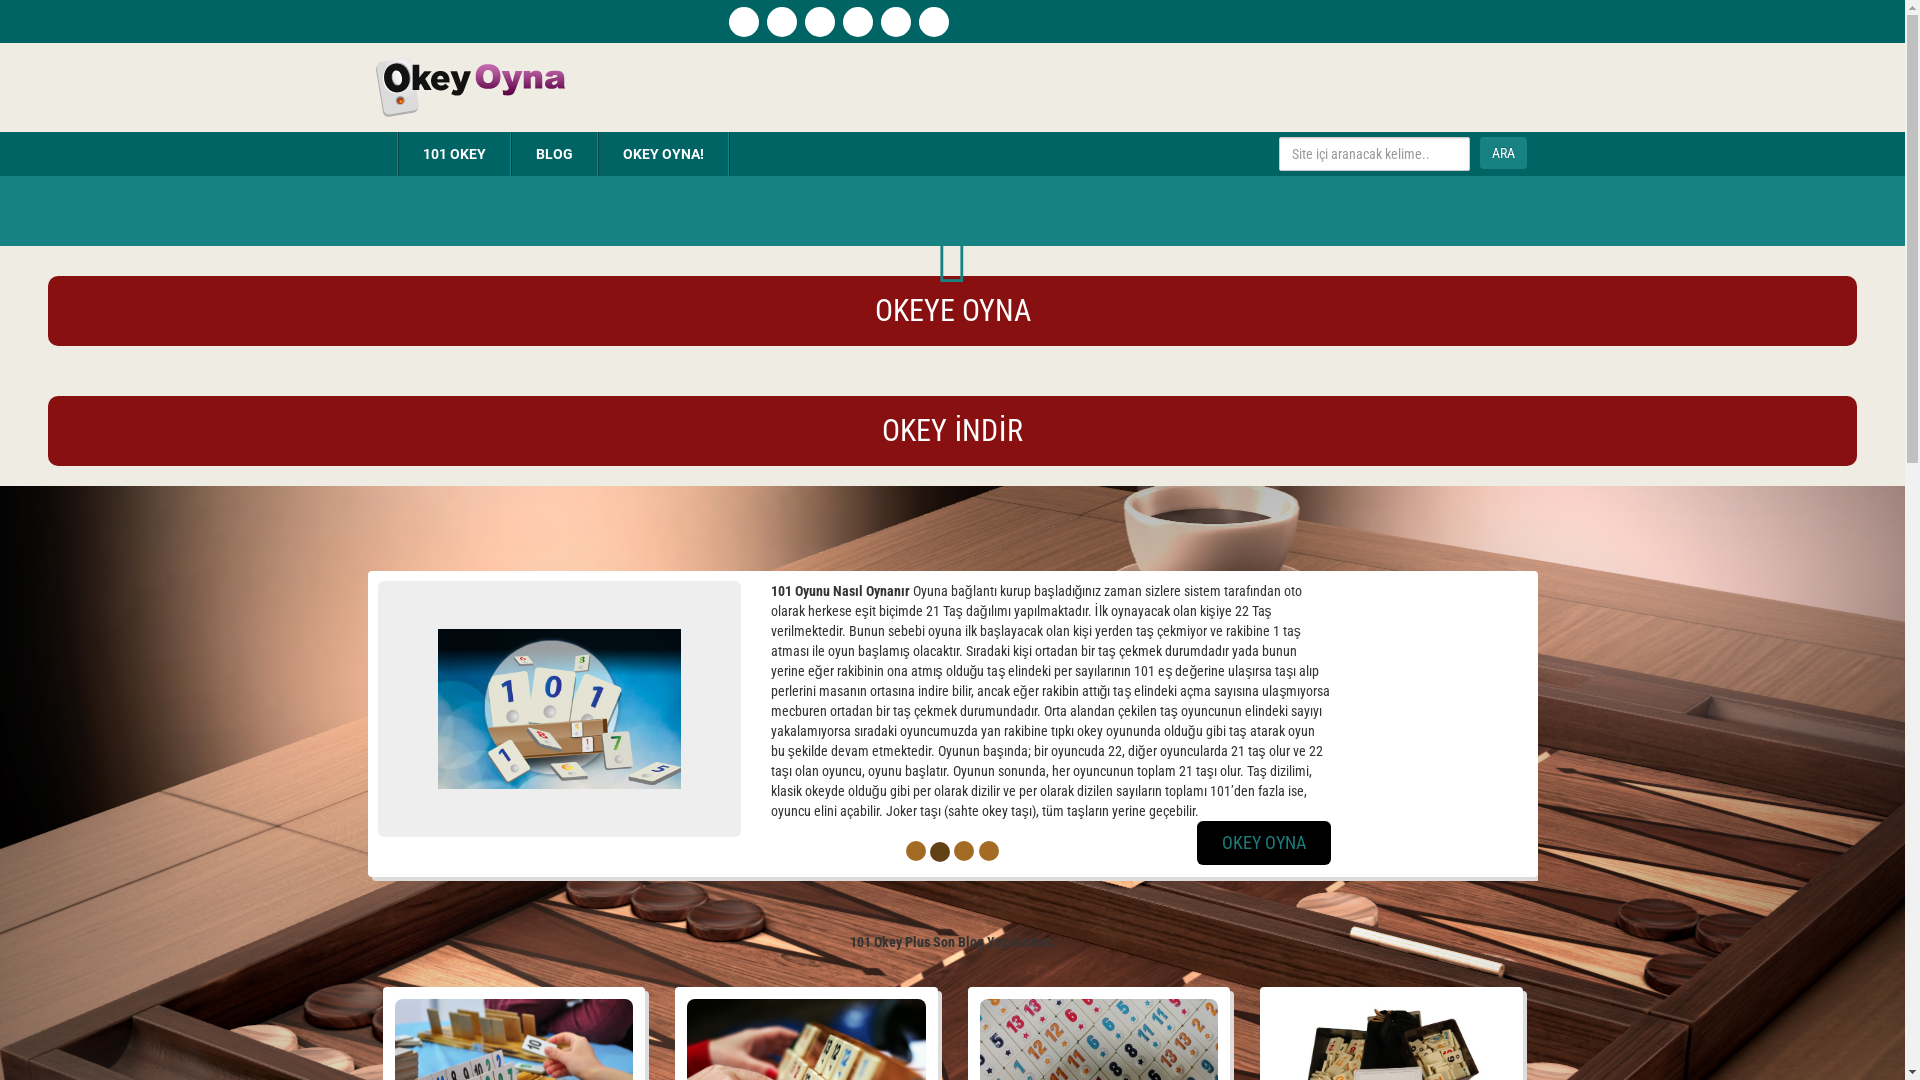  What do you see at coordinates (952, 311) in the screenshot?
I see `'OKEYE OYNA'` at bounding box center [952, 311].